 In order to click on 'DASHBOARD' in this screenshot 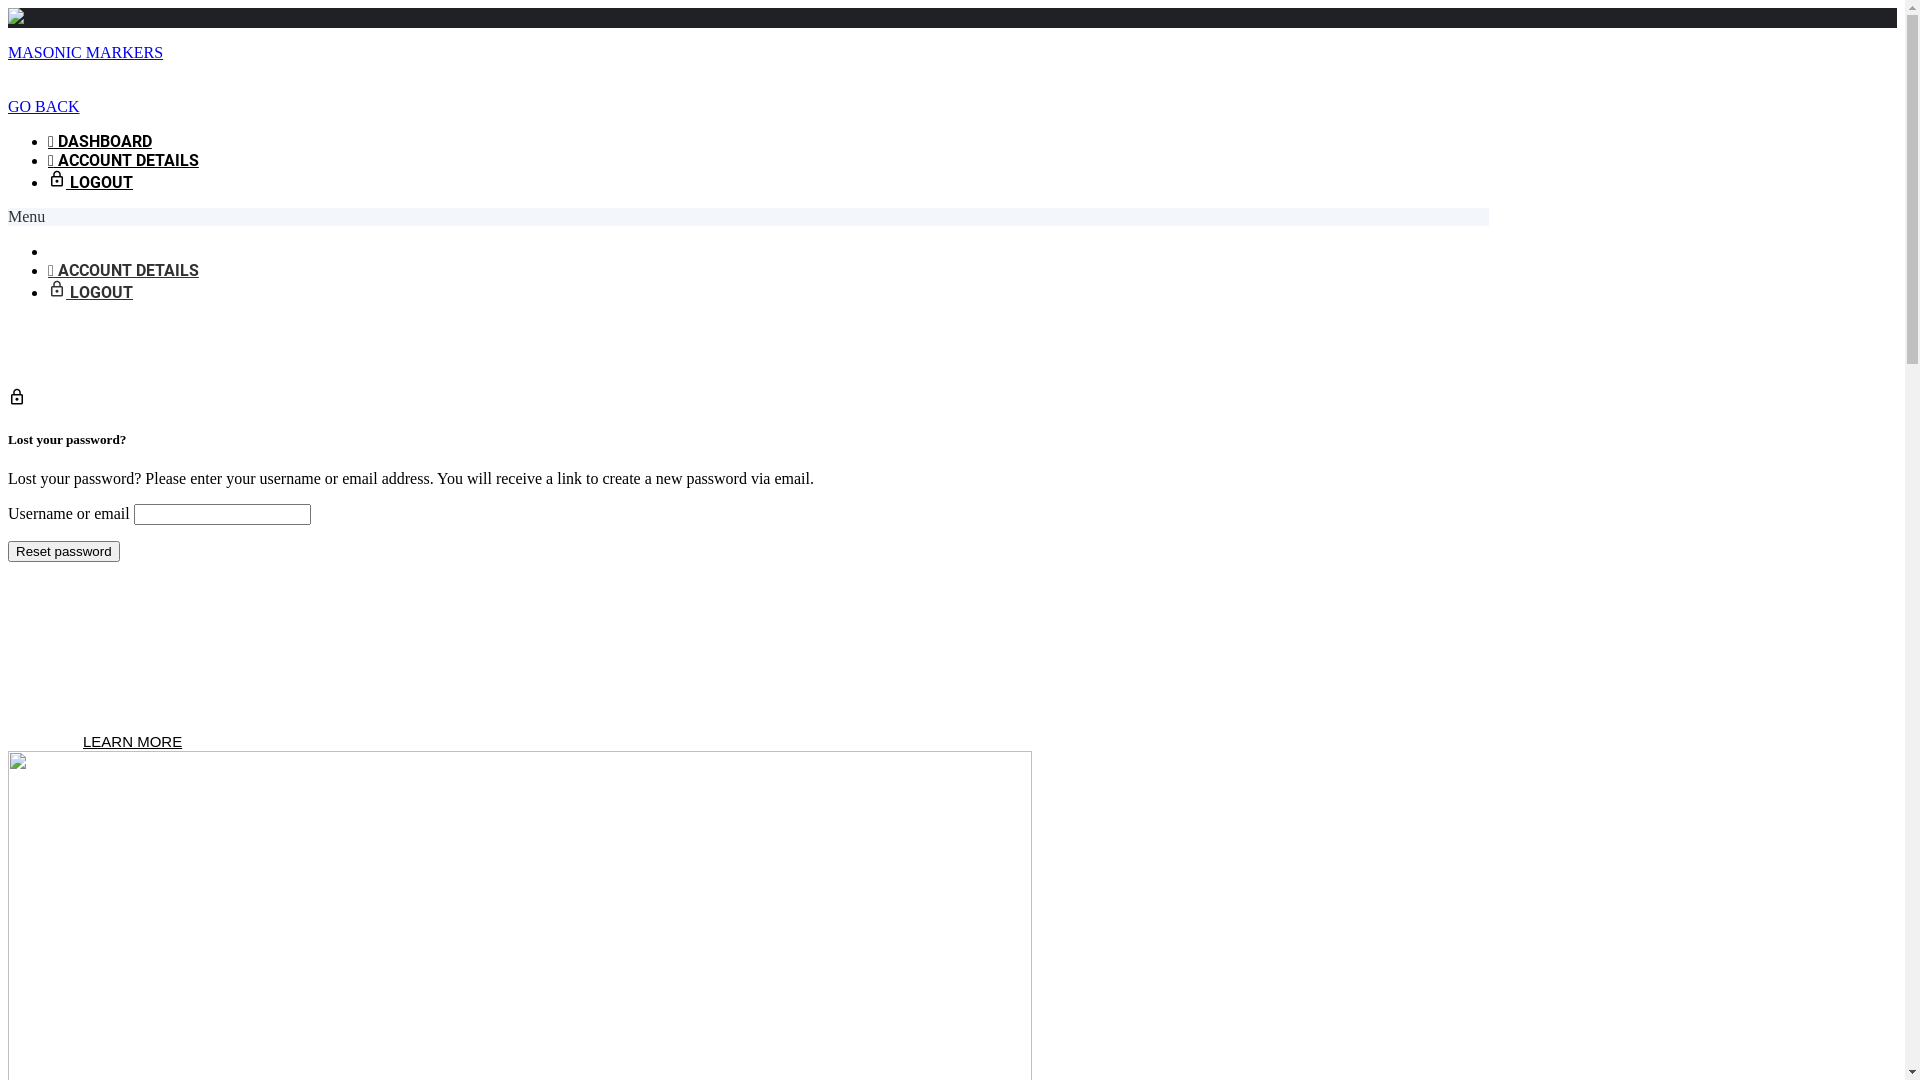, I will do `click(48, 140)`.